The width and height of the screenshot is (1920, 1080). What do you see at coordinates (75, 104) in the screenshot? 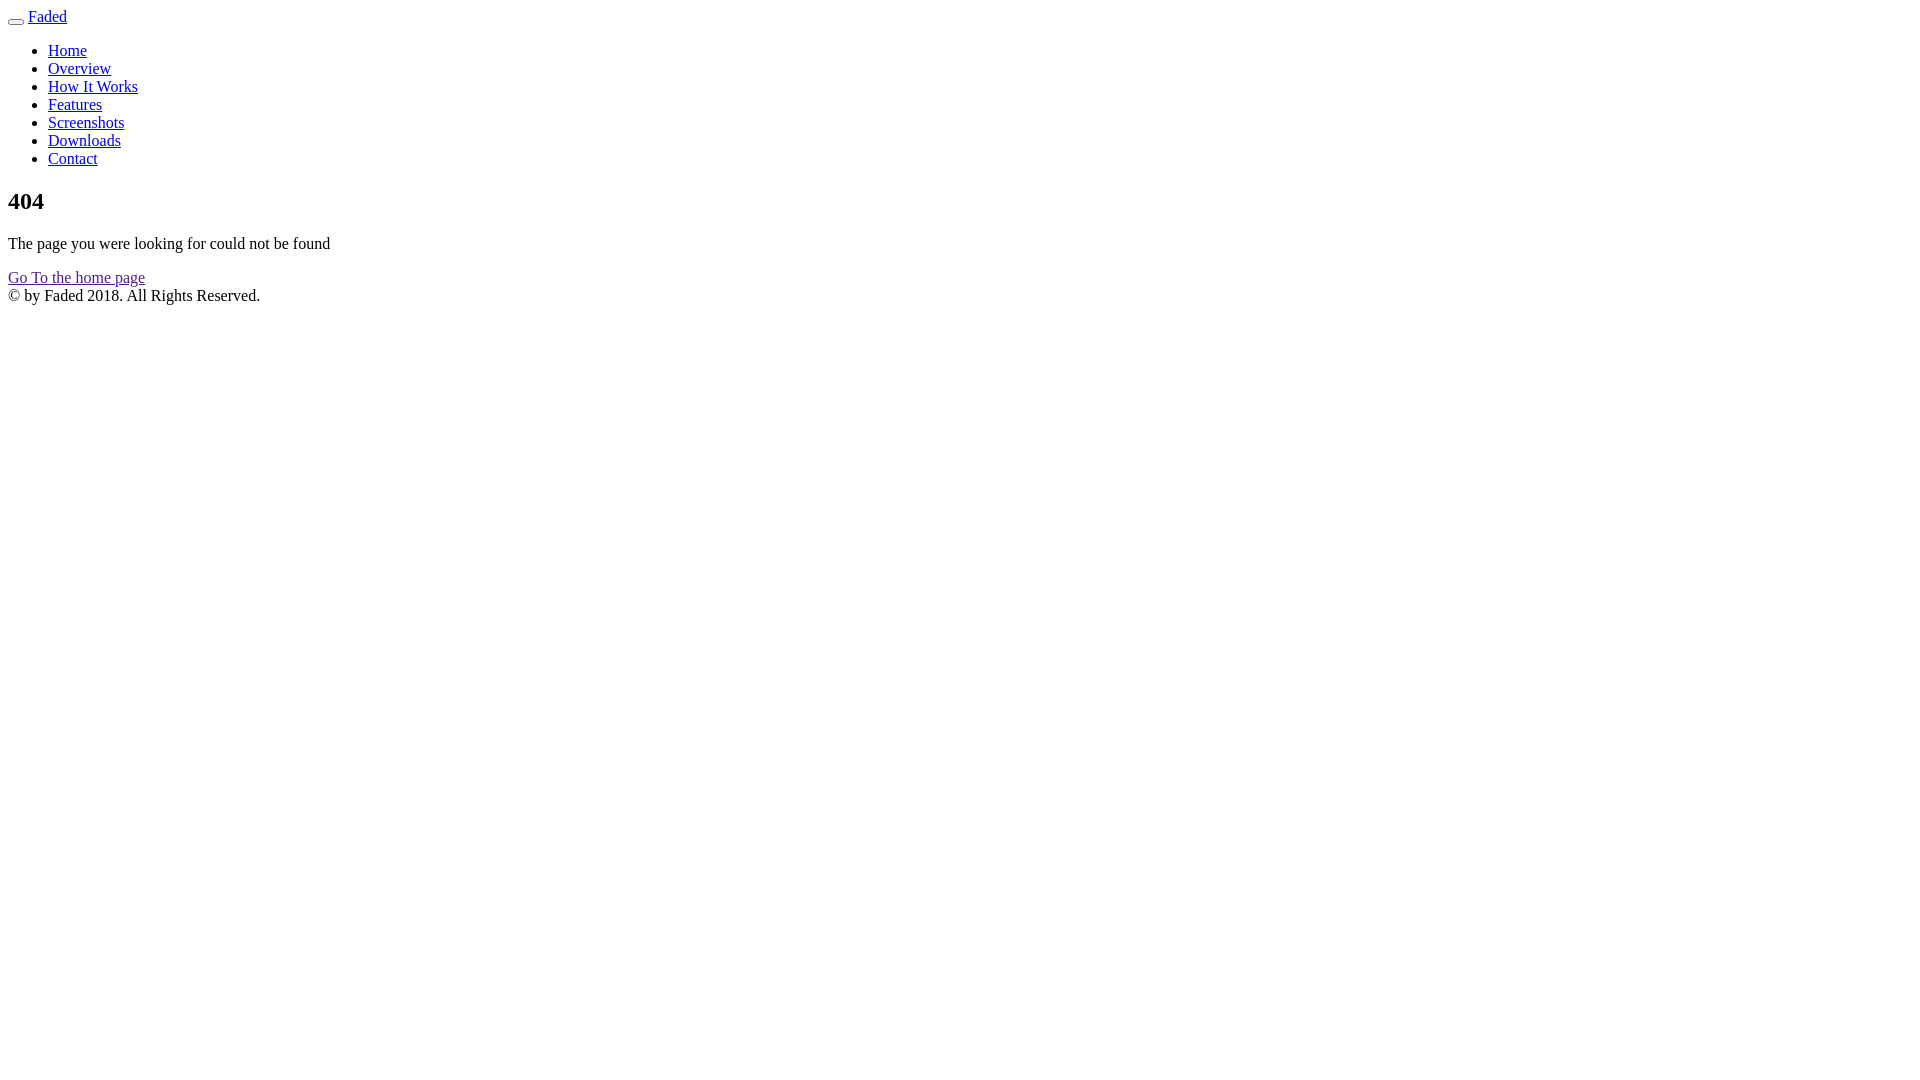
I see `'Features'` at bounding box center [75, 104].